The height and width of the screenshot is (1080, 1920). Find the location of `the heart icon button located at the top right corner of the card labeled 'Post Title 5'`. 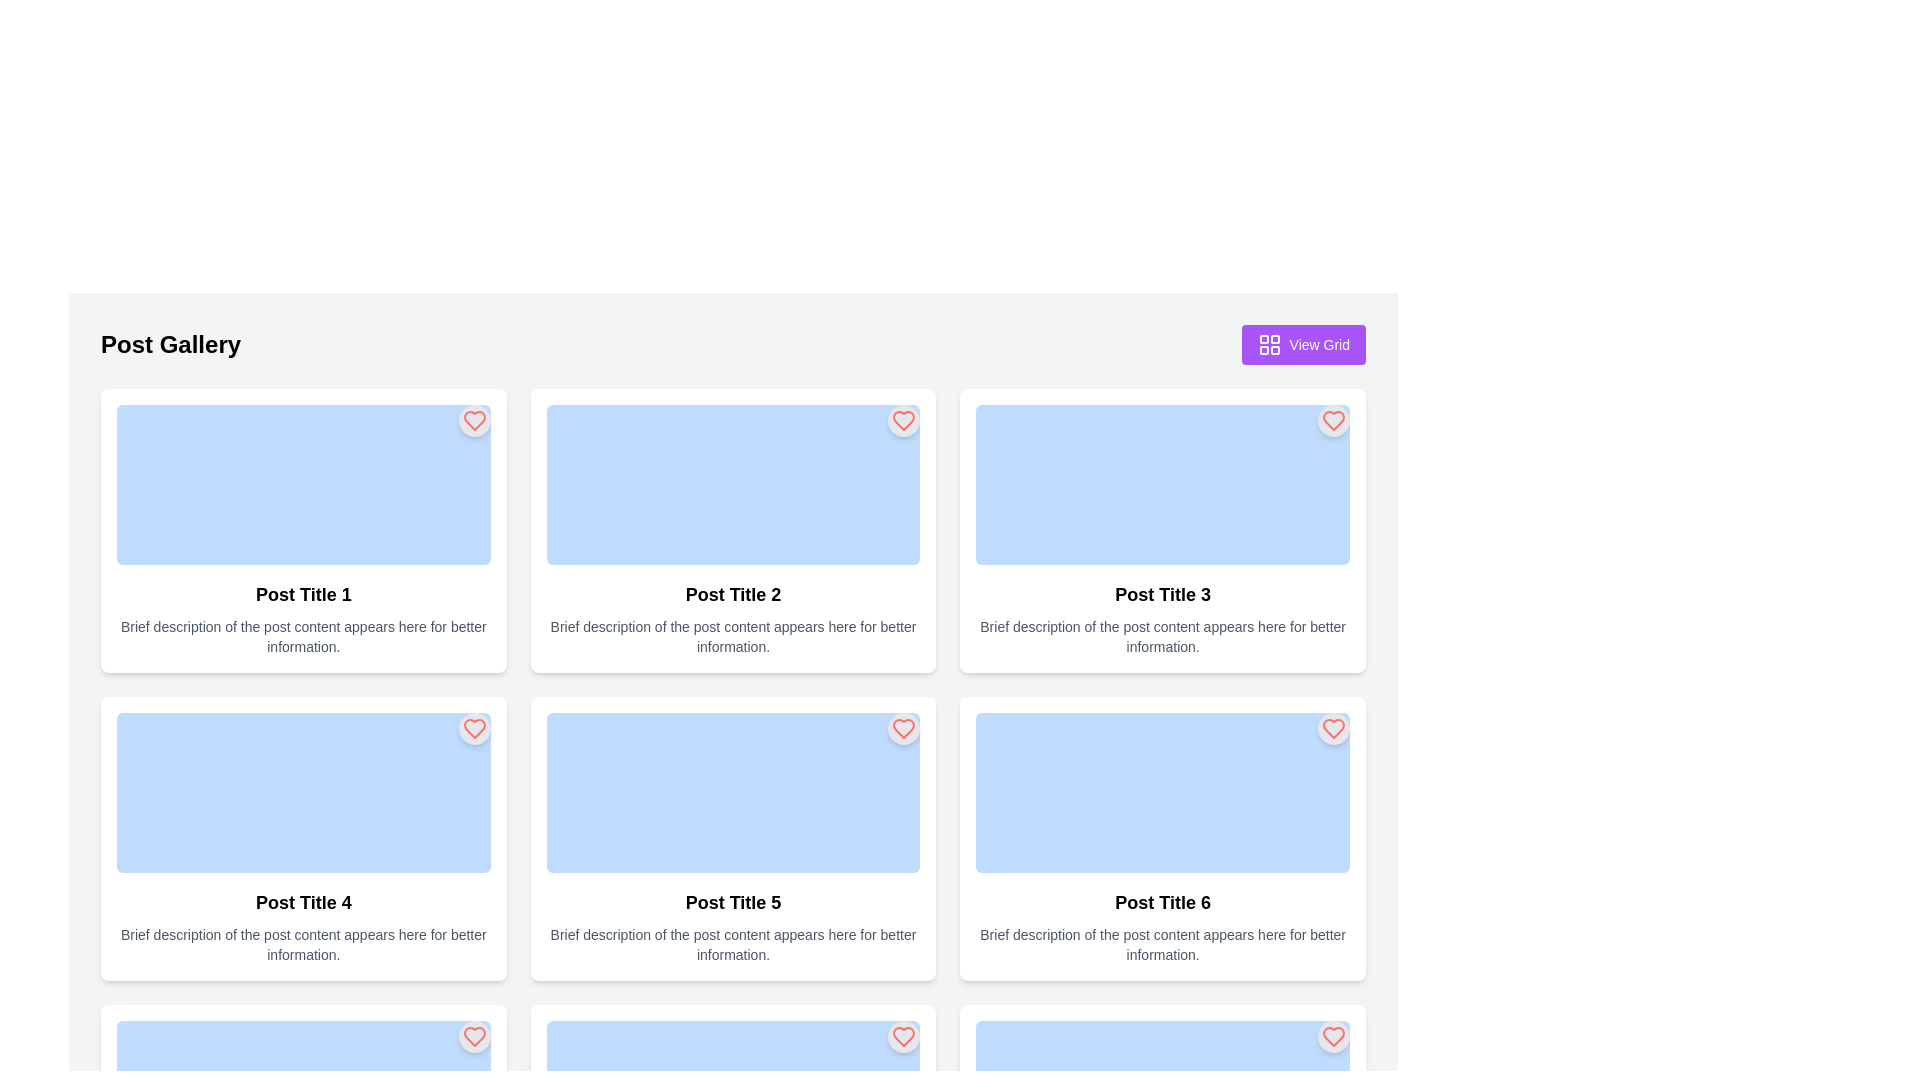

the heart icon button located at the top right corner of the card labeled 'Post Title 5' is located at coordinates (903, 1036).